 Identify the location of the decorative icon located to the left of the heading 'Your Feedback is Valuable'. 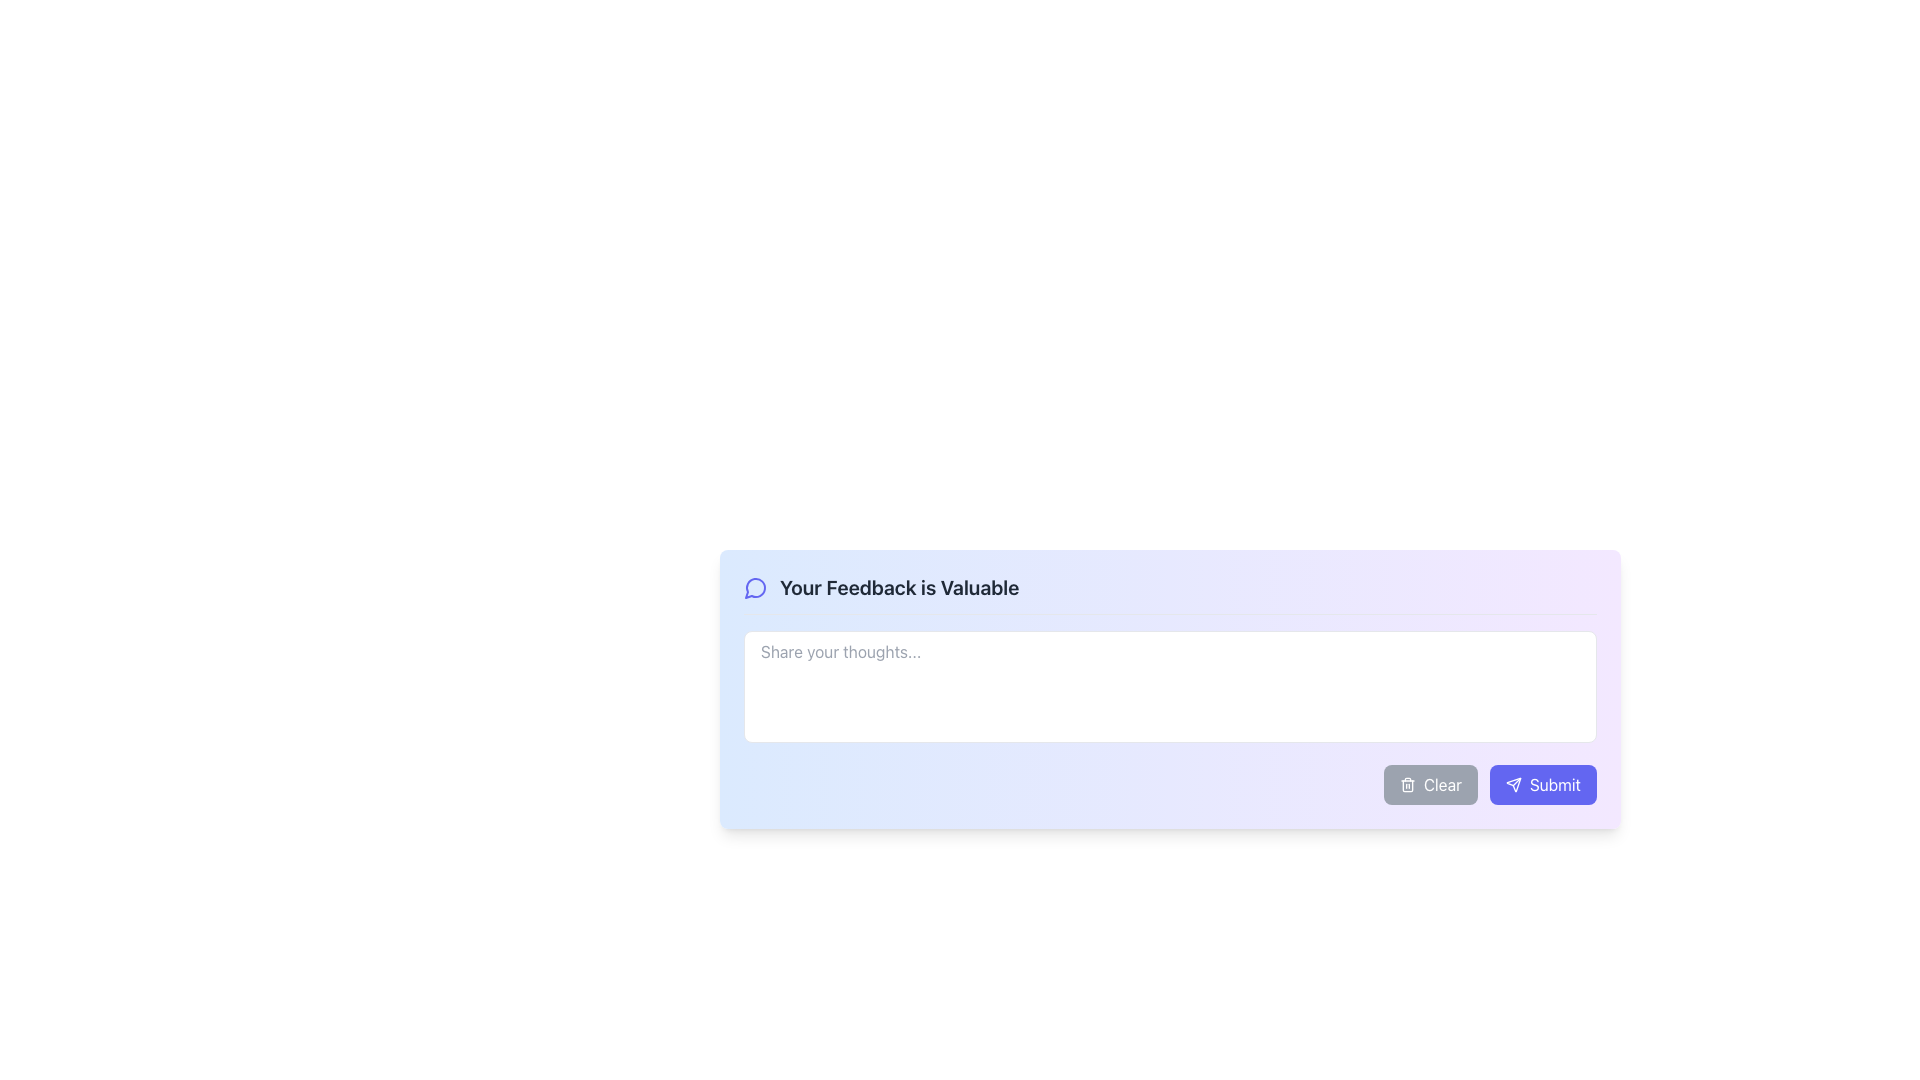
(754, 586).